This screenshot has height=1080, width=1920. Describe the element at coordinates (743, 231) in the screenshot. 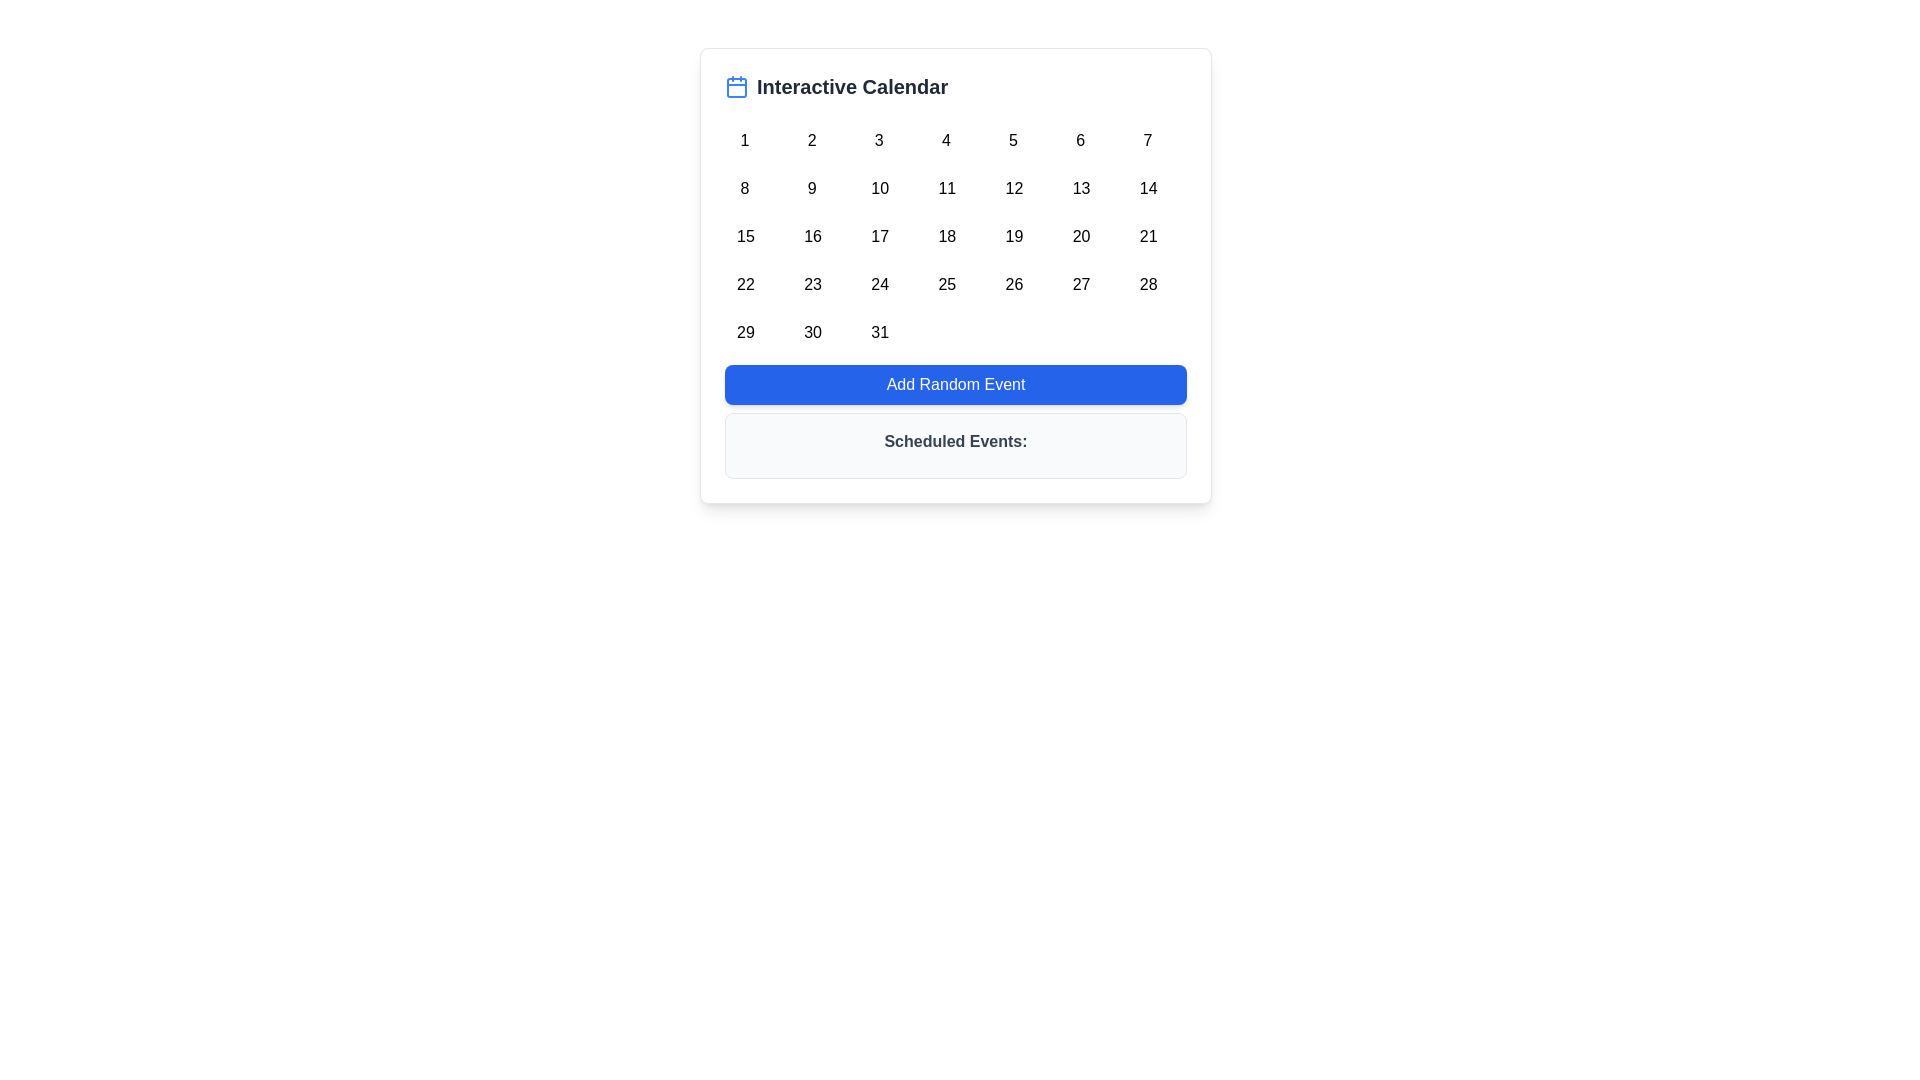

I see `the button representing a specific day in the calendar located in the third row and first column of the calendar grid` at that location.